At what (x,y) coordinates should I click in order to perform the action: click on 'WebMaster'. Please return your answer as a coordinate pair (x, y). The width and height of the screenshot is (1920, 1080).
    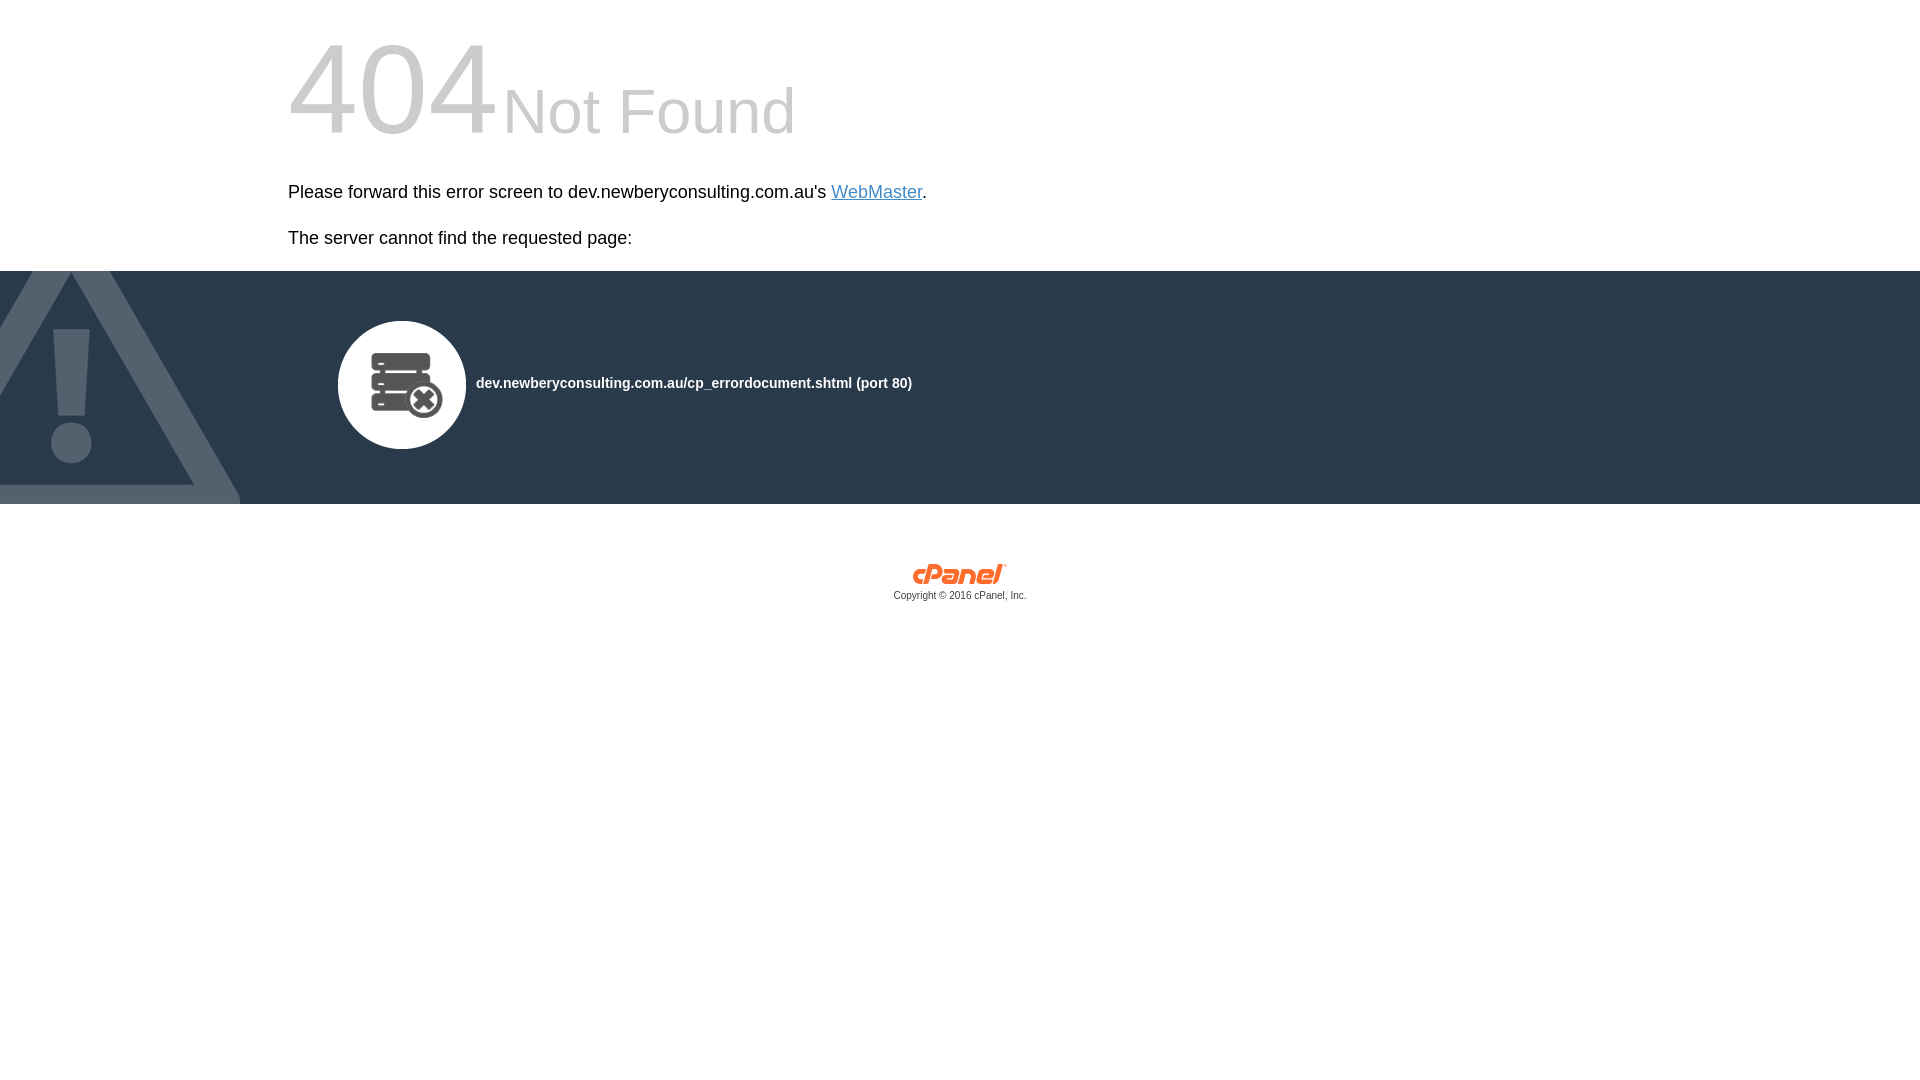
    Looking at the image, I should click on (876, 192).